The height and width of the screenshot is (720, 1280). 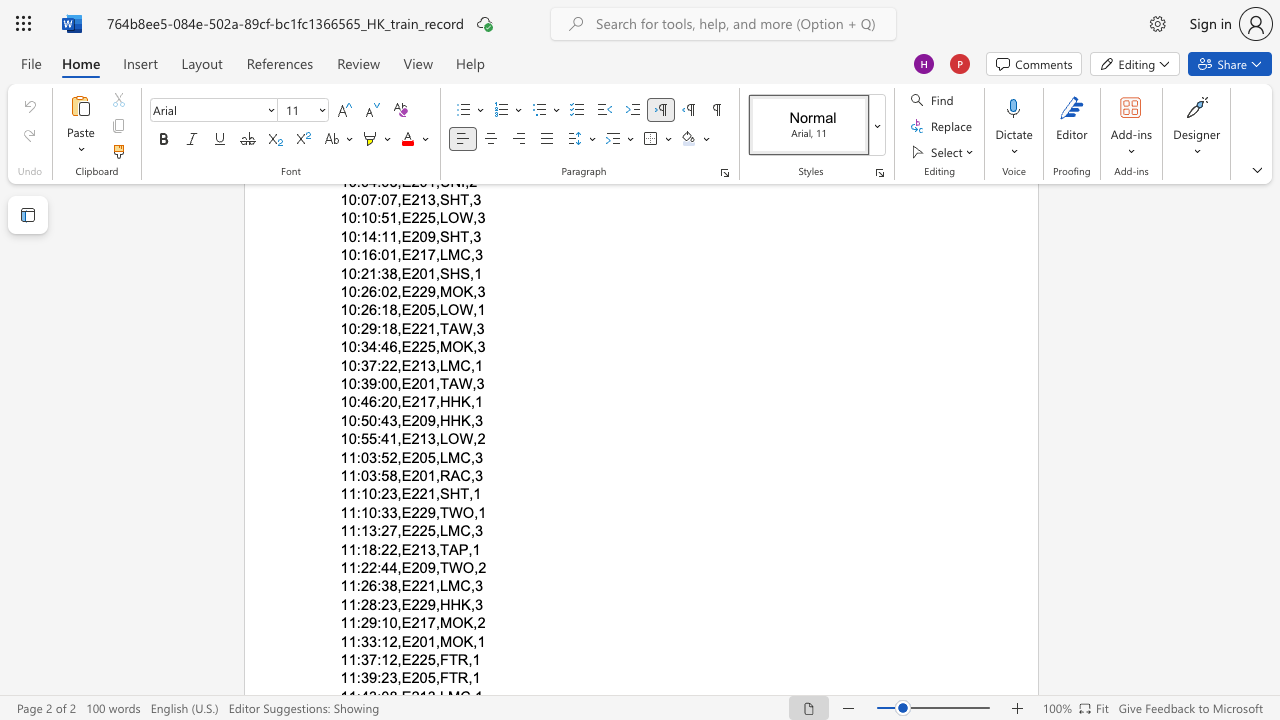 I want to click on the subset text "2,E205,LMC," within the text "11:03:52,E205,LMC,3", so click(x=389, y=457).